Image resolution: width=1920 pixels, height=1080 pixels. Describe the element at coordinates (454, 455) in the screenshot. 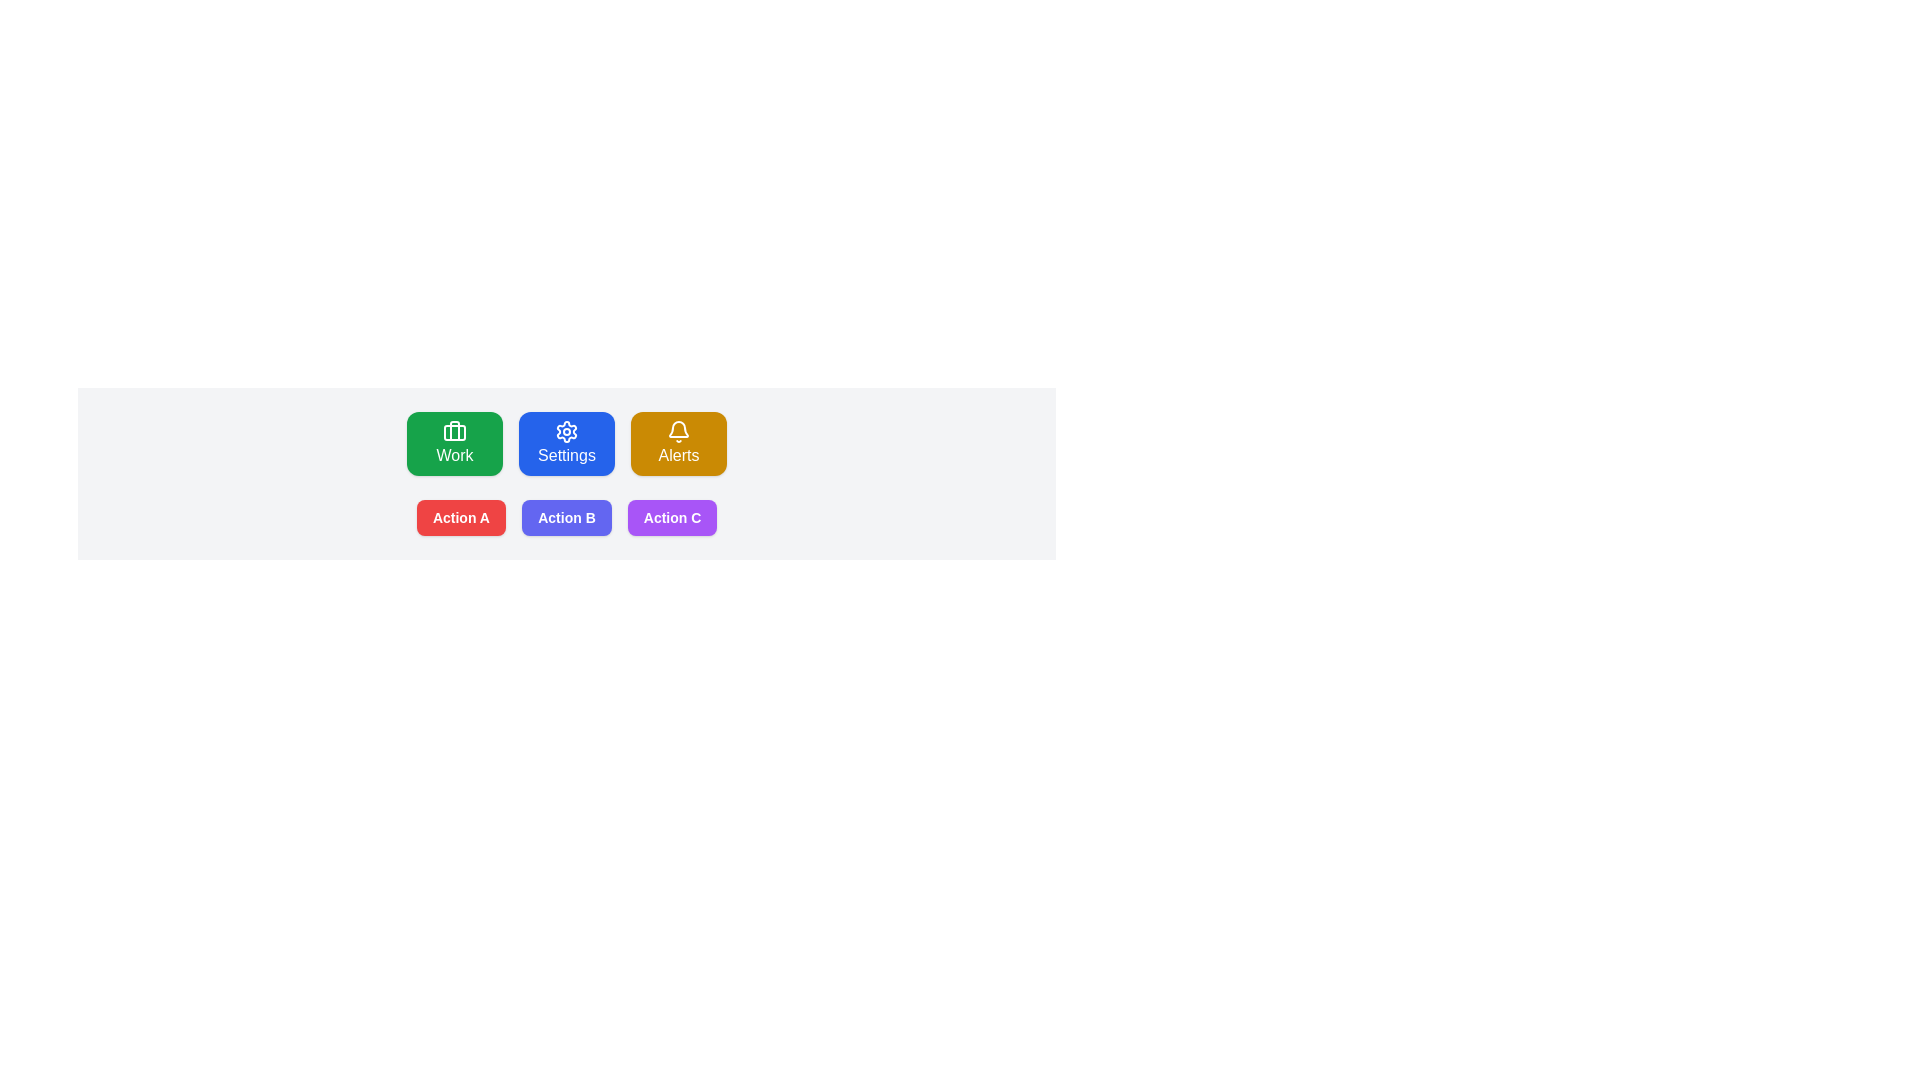

I see `the Text label within the 'Work' button, which is positioned at the bottom of the button and serves as its label` at that location.